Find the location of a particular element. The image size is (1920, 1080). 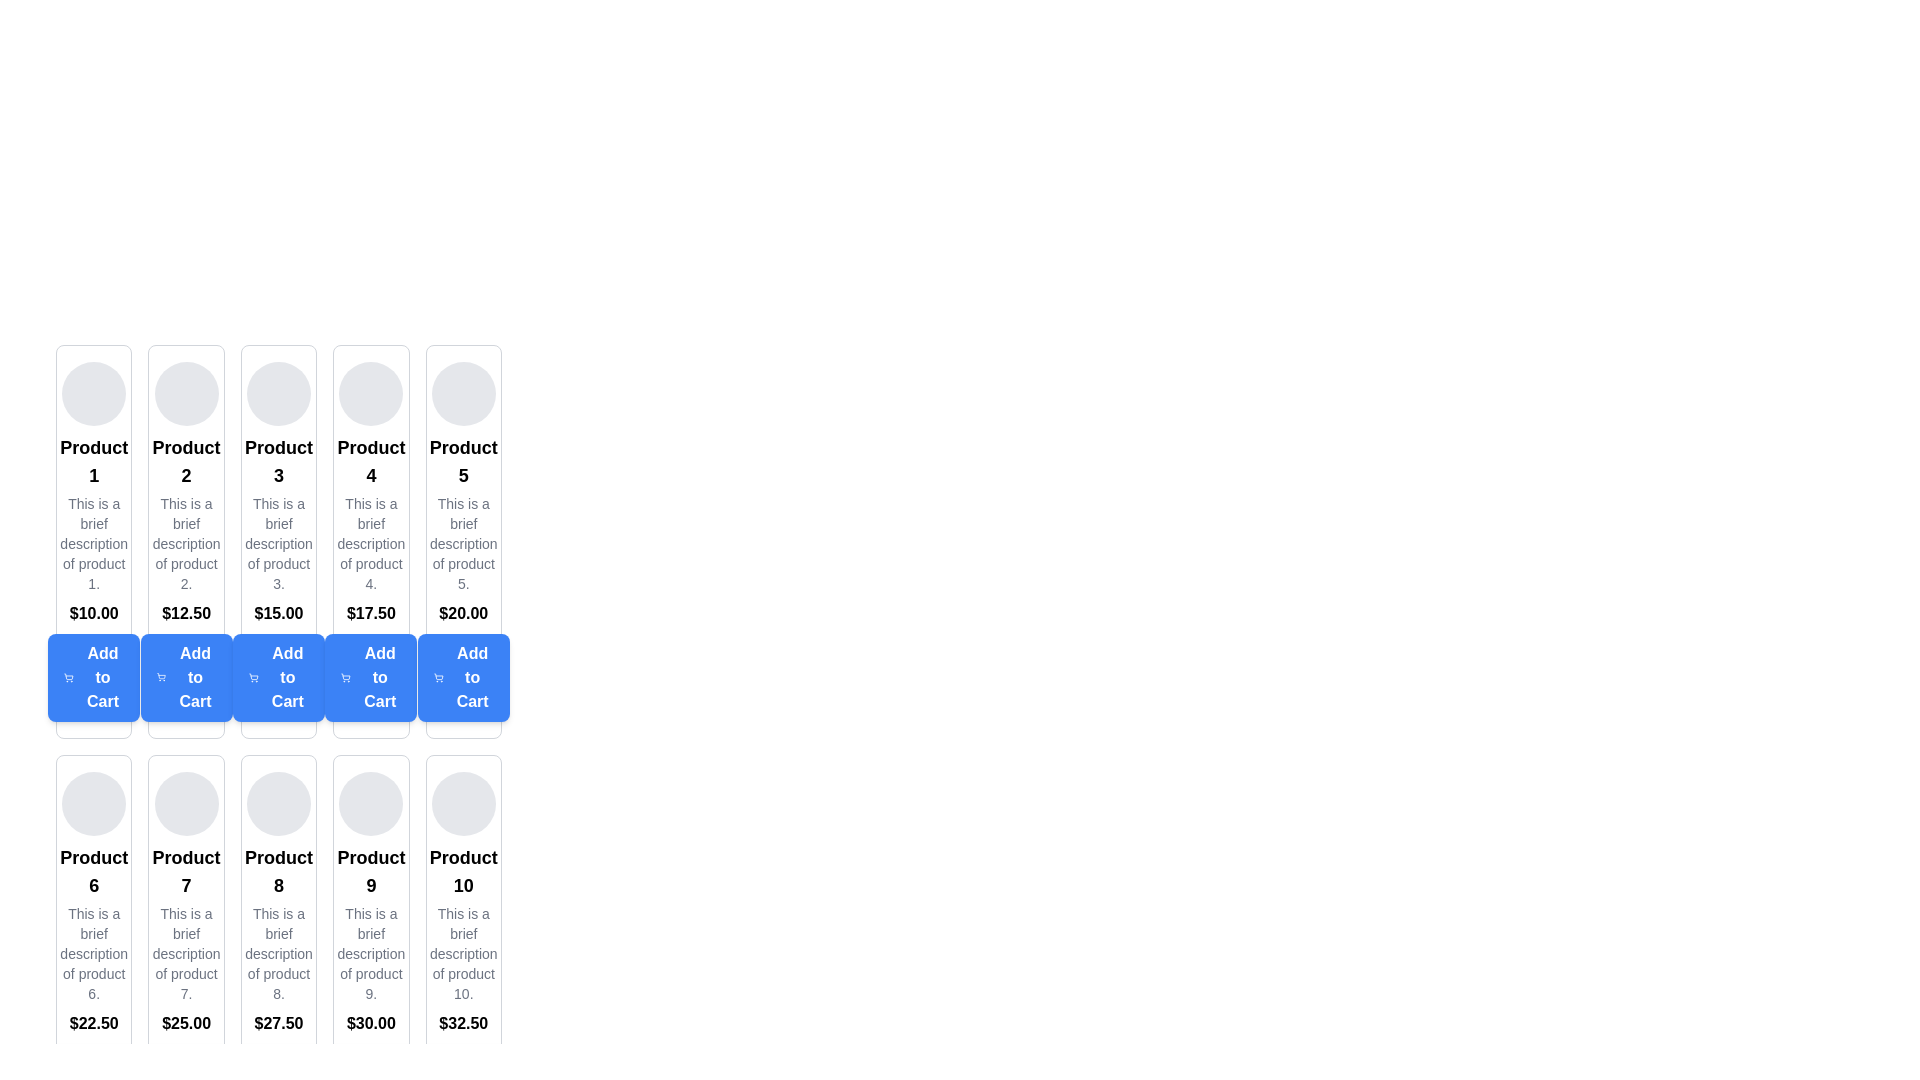

the button at the bottom of the 'Product 5' card to trigger the hover effect is located at coordinates (462, 677).